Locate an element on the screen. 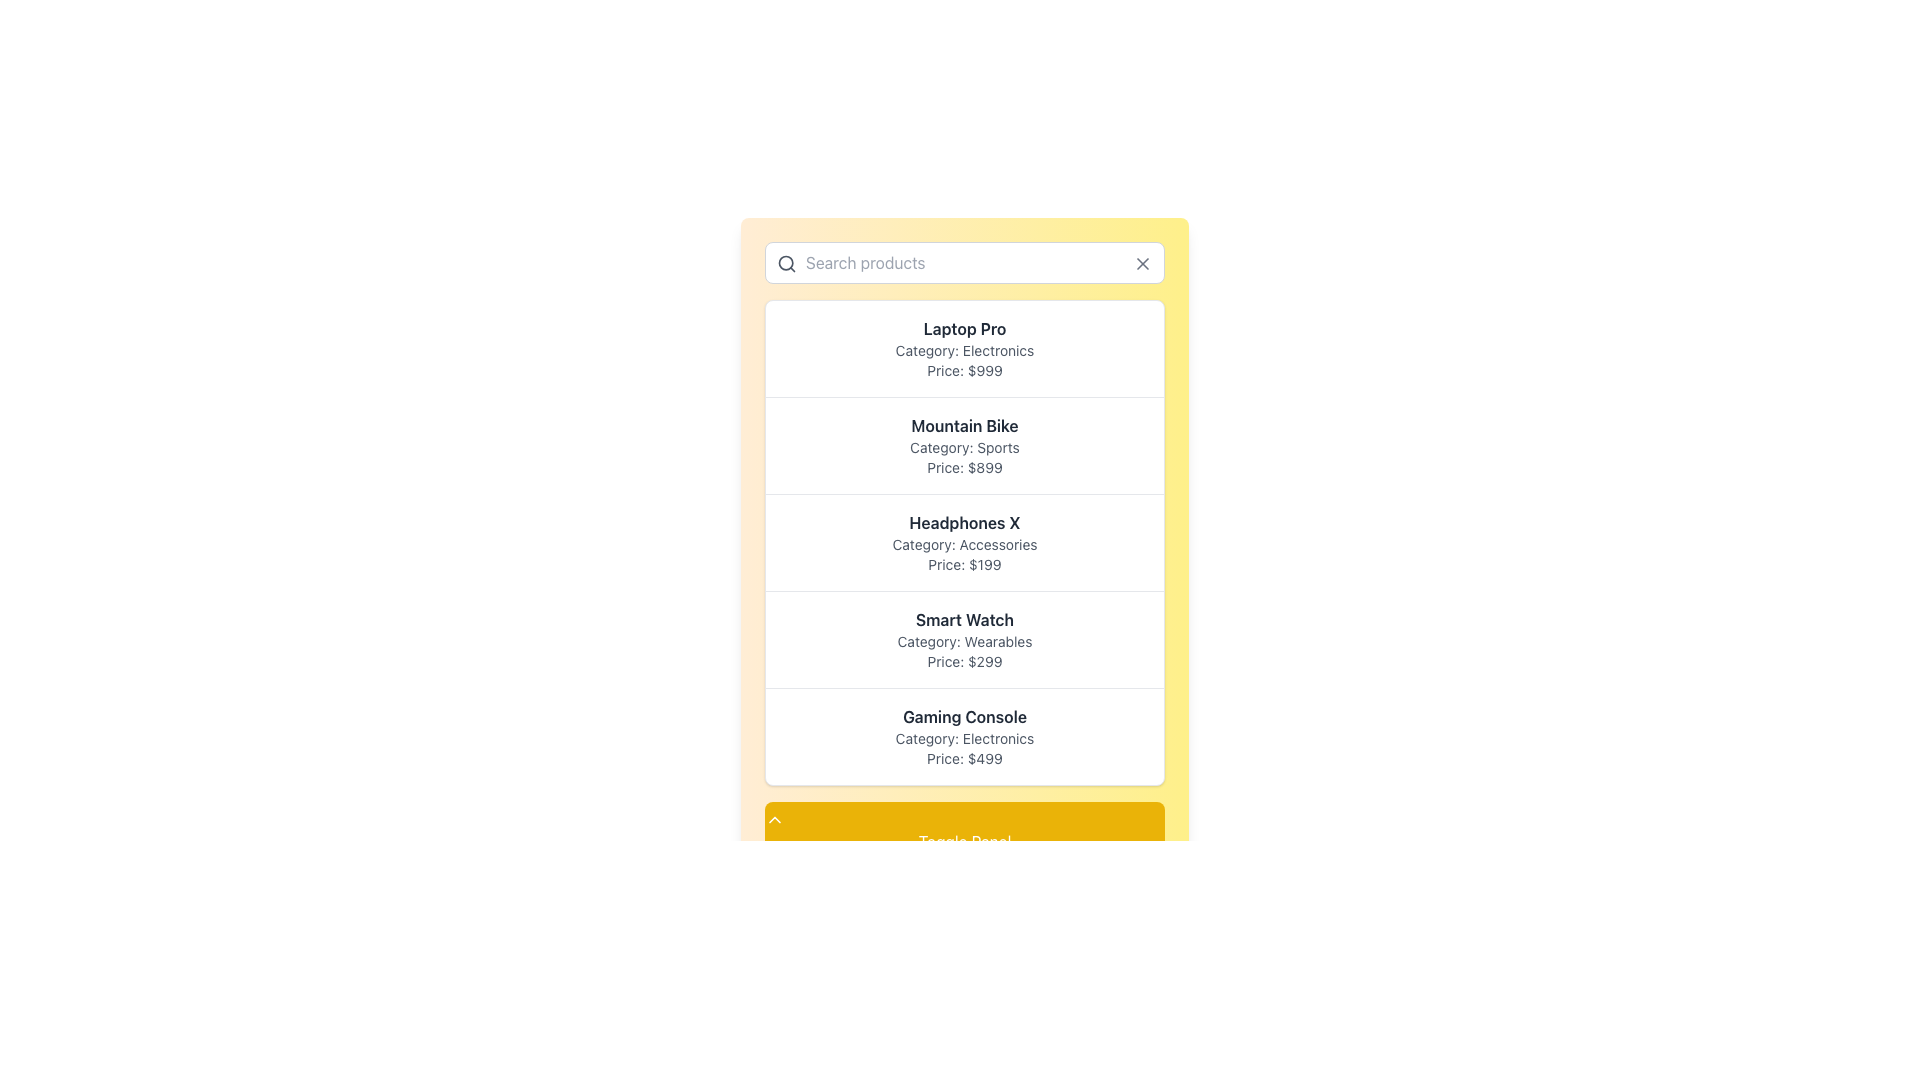 This screenshot has height=1080, width=1920. text label displaying 'Category: Wearables' which is located below the main header 'Smart Watch' and above the price information in a list item is located at coordinates (964, 641).